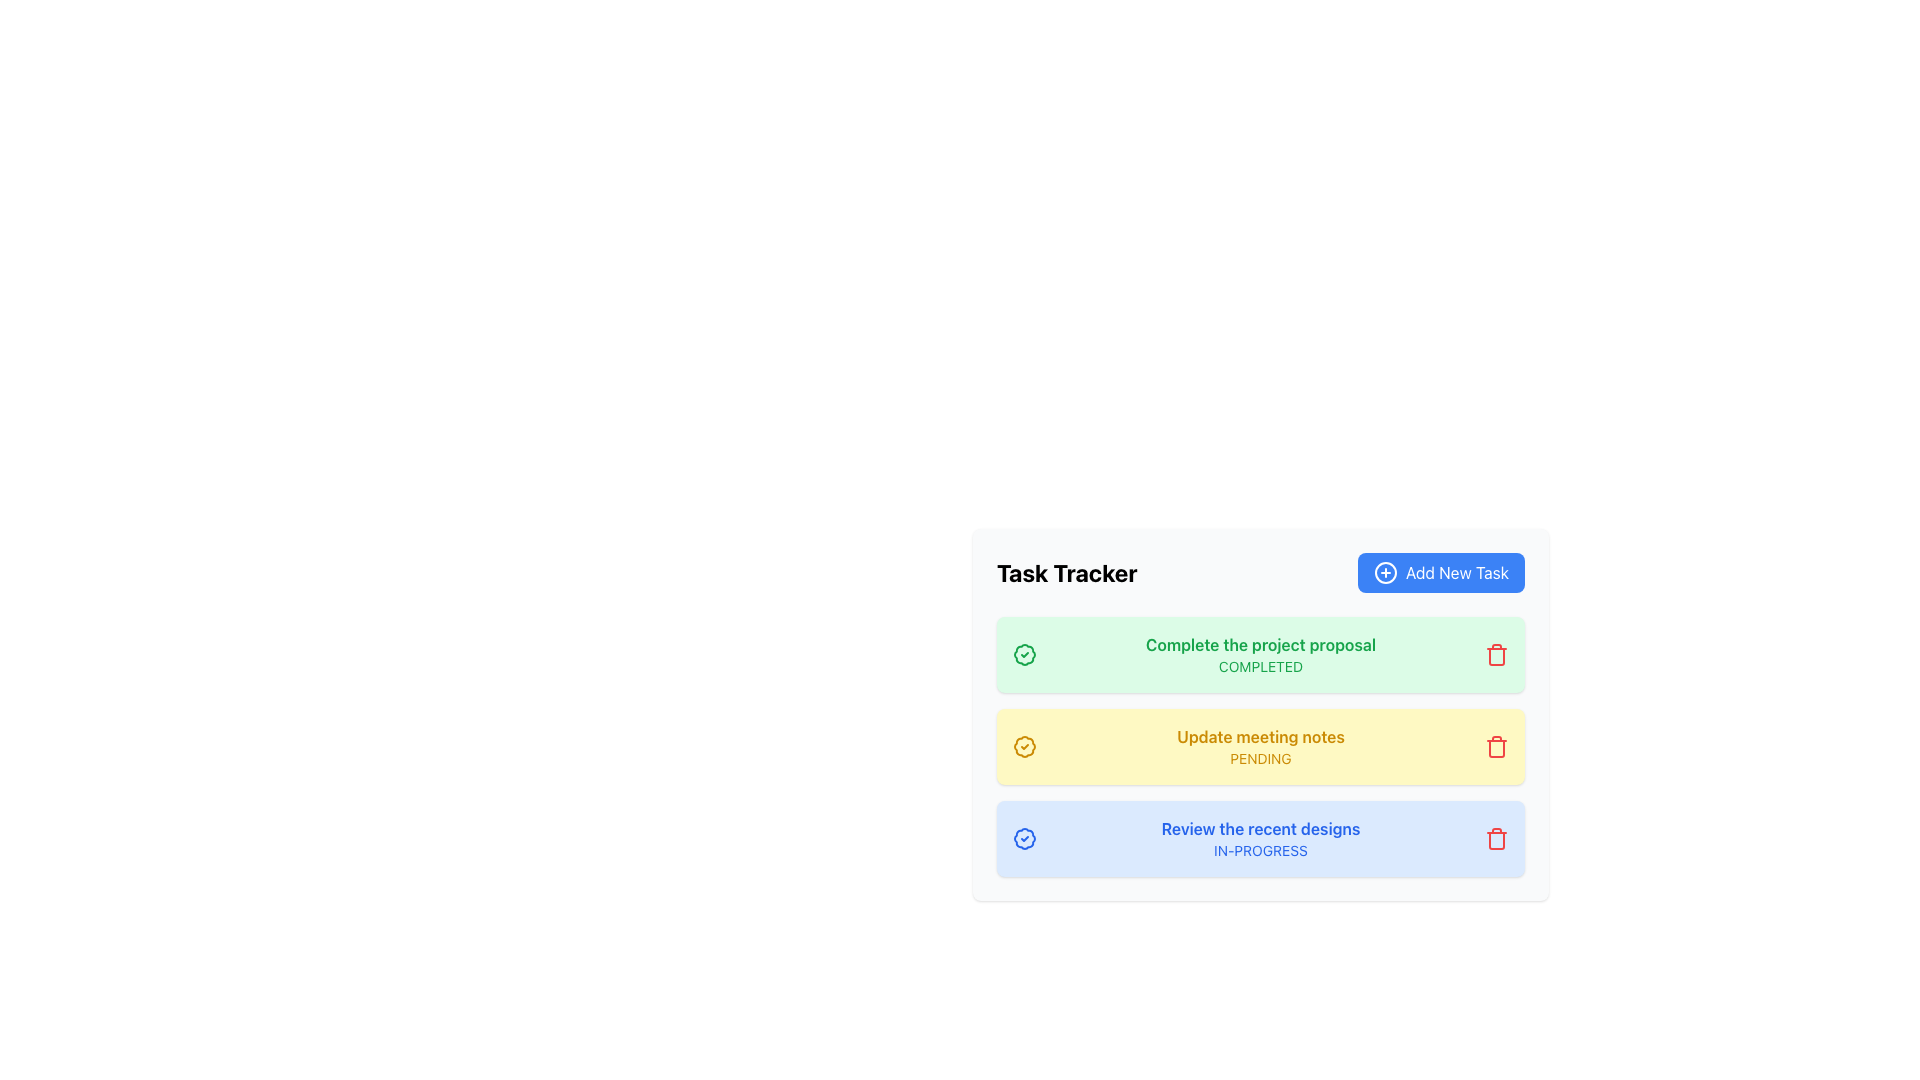 The height and width of the screenshot is (1080, 1920). Describe the element at coordinates (1260, 829) in the screenshot. I see `title of the task from the text label located at the top of the third task entry in the task tracking interface` at that location.